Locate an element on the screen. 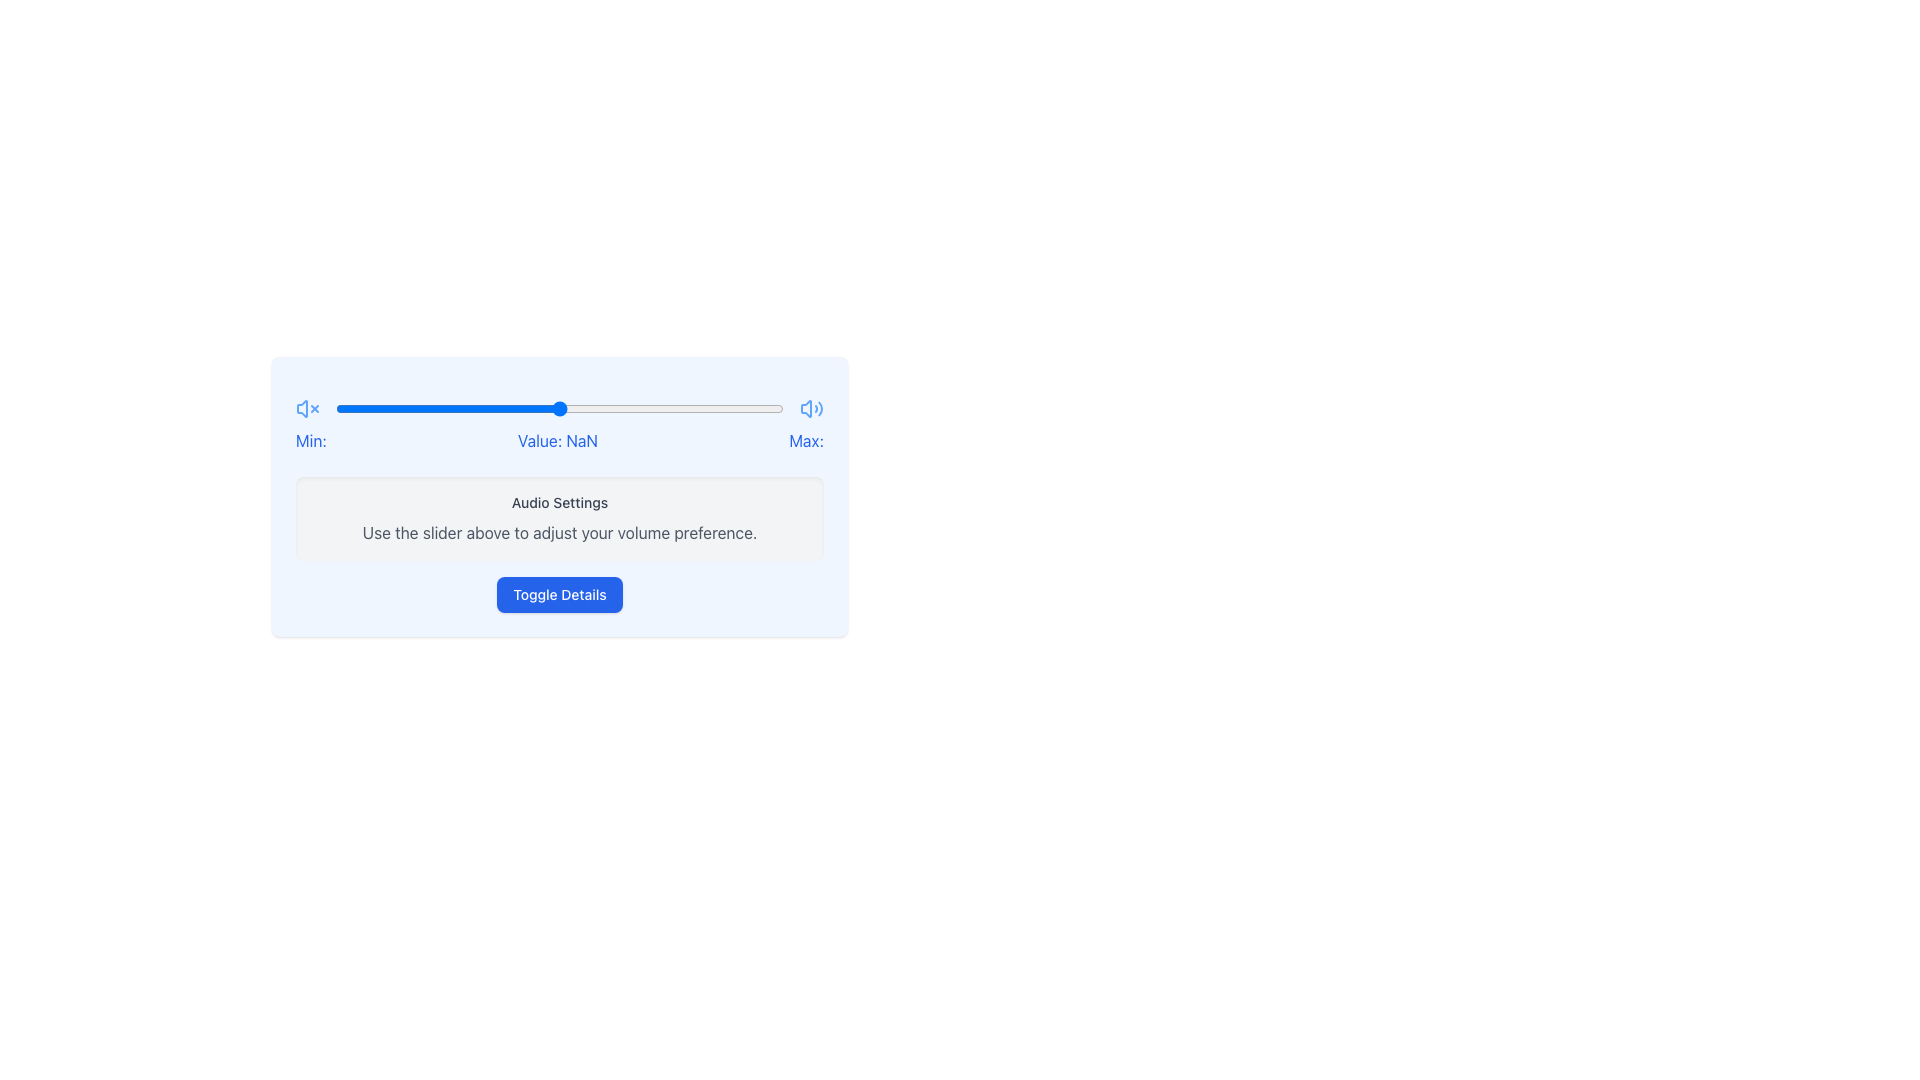 The width and height of the screenshot is (1920, 1080). the graphical speaker icon with sound waves located in the top-right corner of the volume control interface is located at coordinates (806, 407).